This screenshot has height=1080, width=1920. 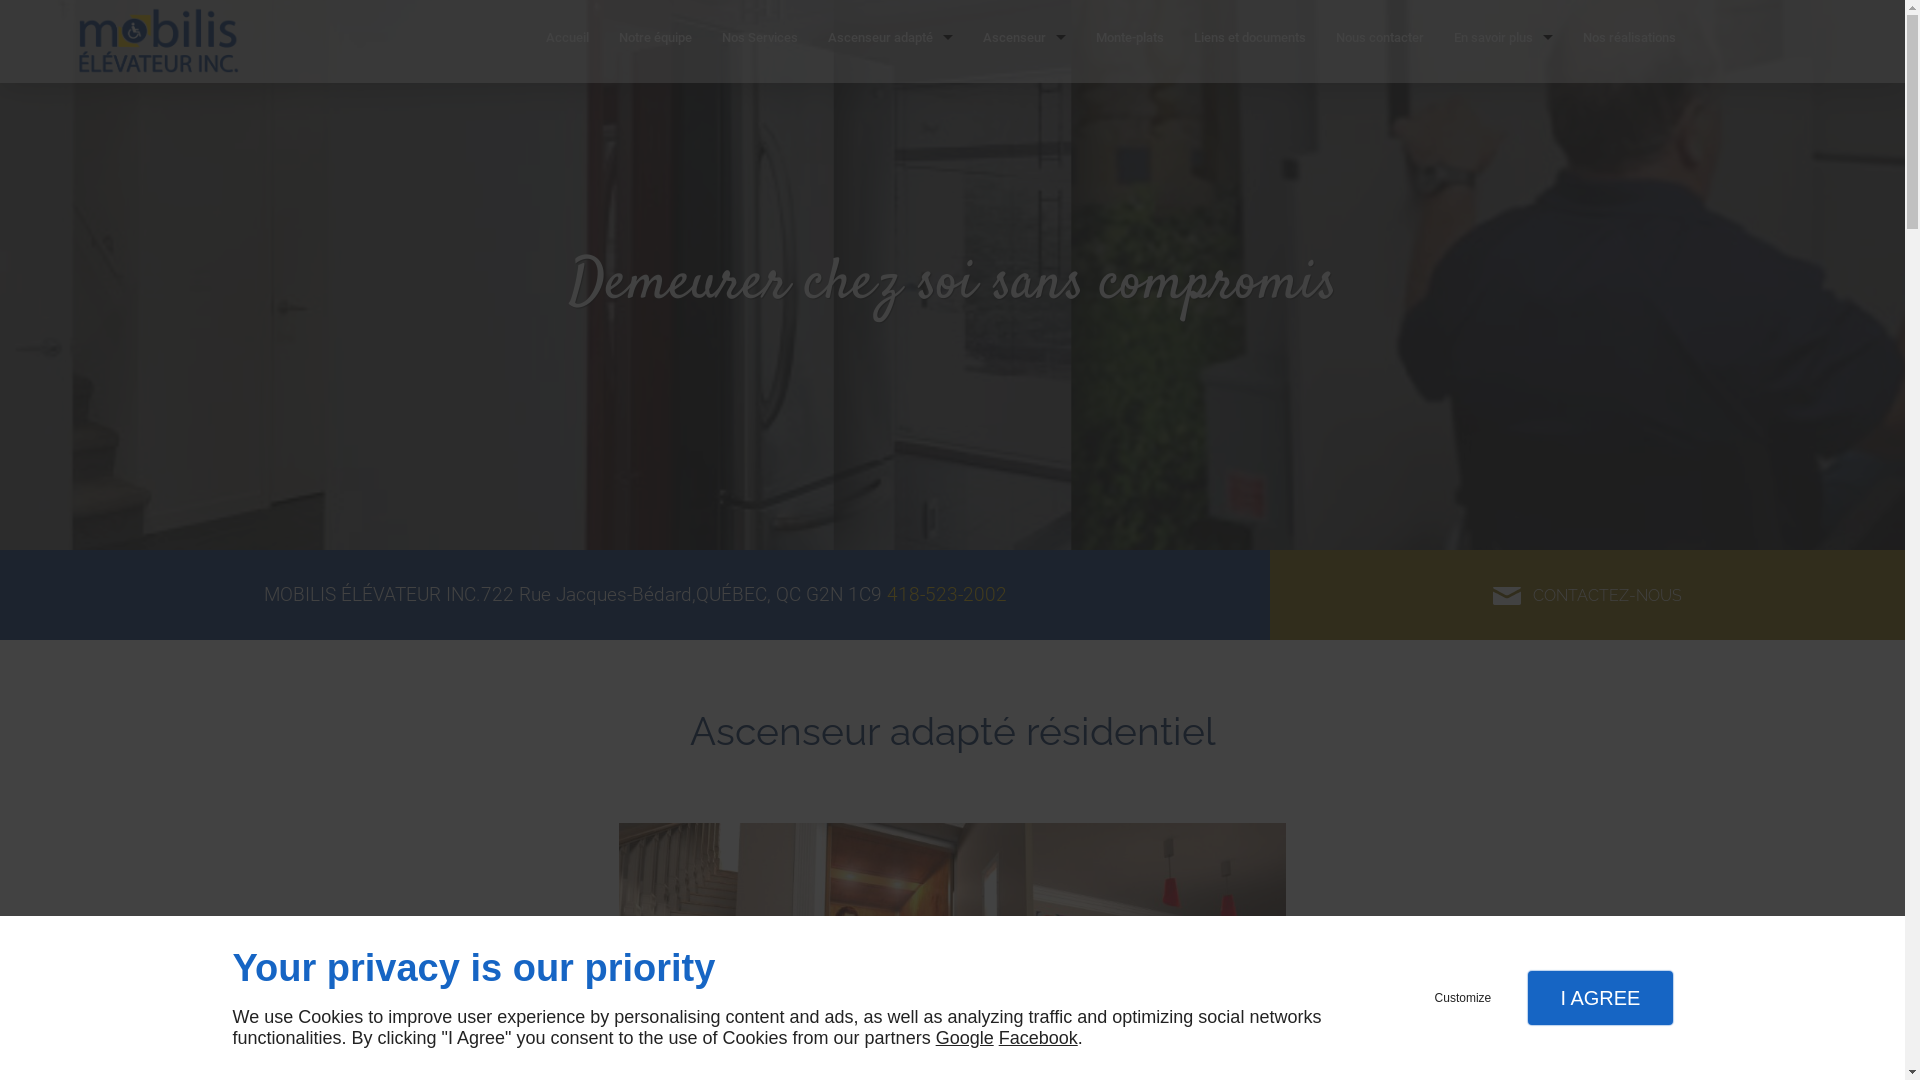 What do you see at coordinates (964, 1036) in the screenshot?
I see `'Google'` at bounding box center [964, 1036].